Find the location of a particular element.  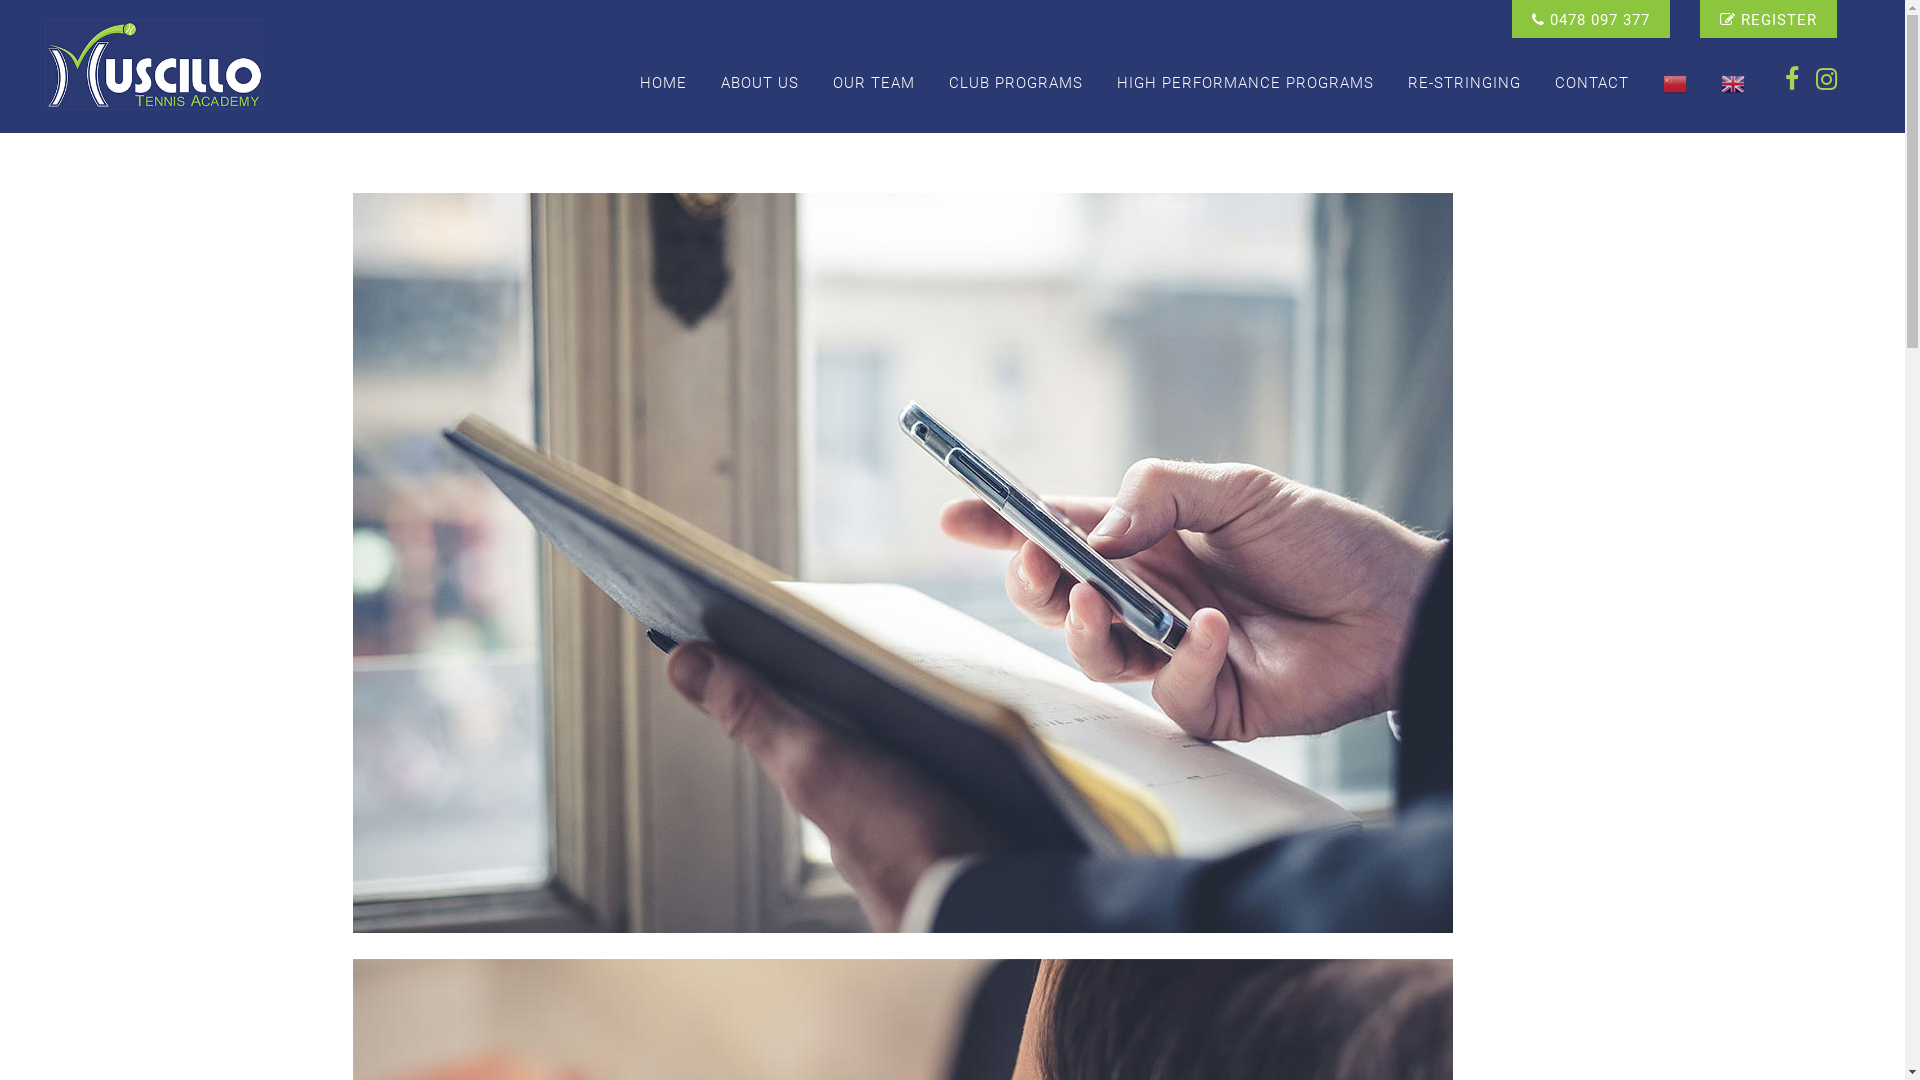

'0478 097 377' is located at coordinates (1589, 19).